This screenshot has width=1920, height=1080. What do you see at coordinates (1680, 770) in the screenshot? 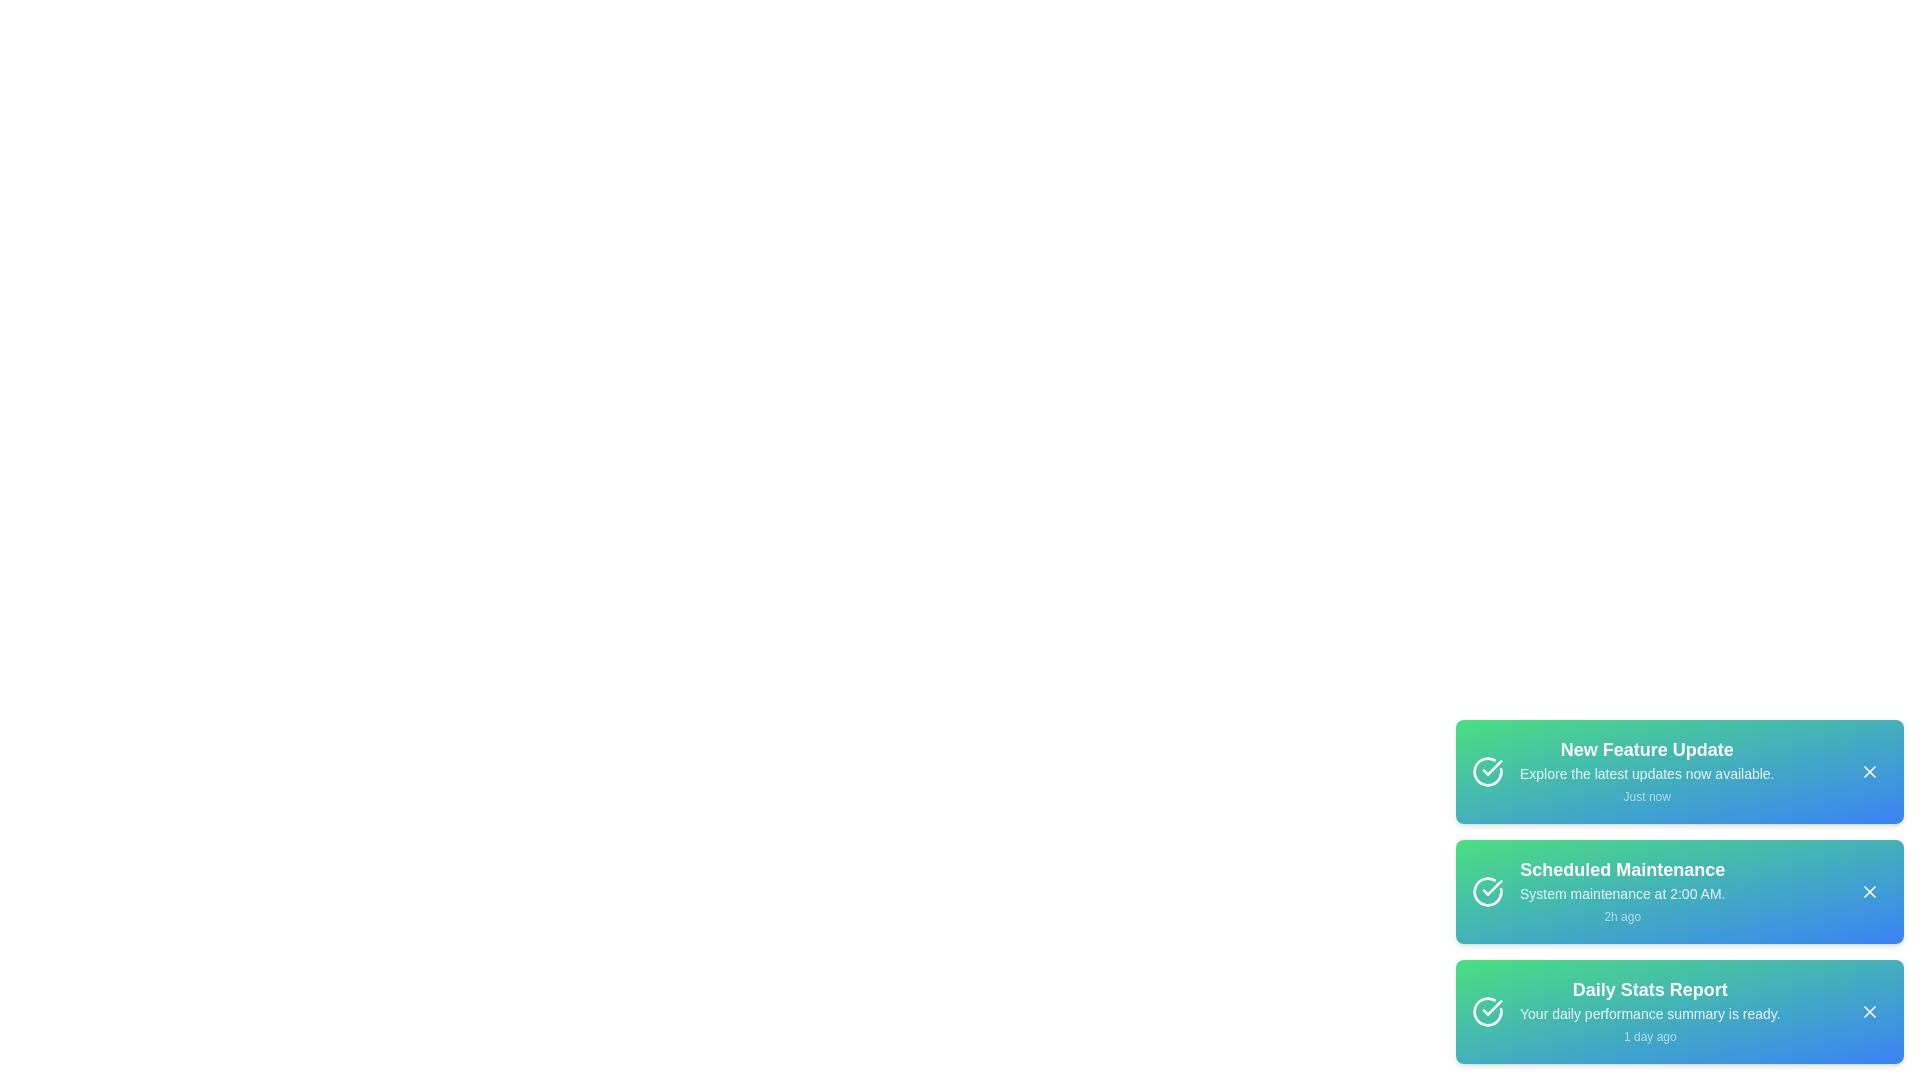
I see `the notification with title New Feature Update` at bounding box center [1680, 770].